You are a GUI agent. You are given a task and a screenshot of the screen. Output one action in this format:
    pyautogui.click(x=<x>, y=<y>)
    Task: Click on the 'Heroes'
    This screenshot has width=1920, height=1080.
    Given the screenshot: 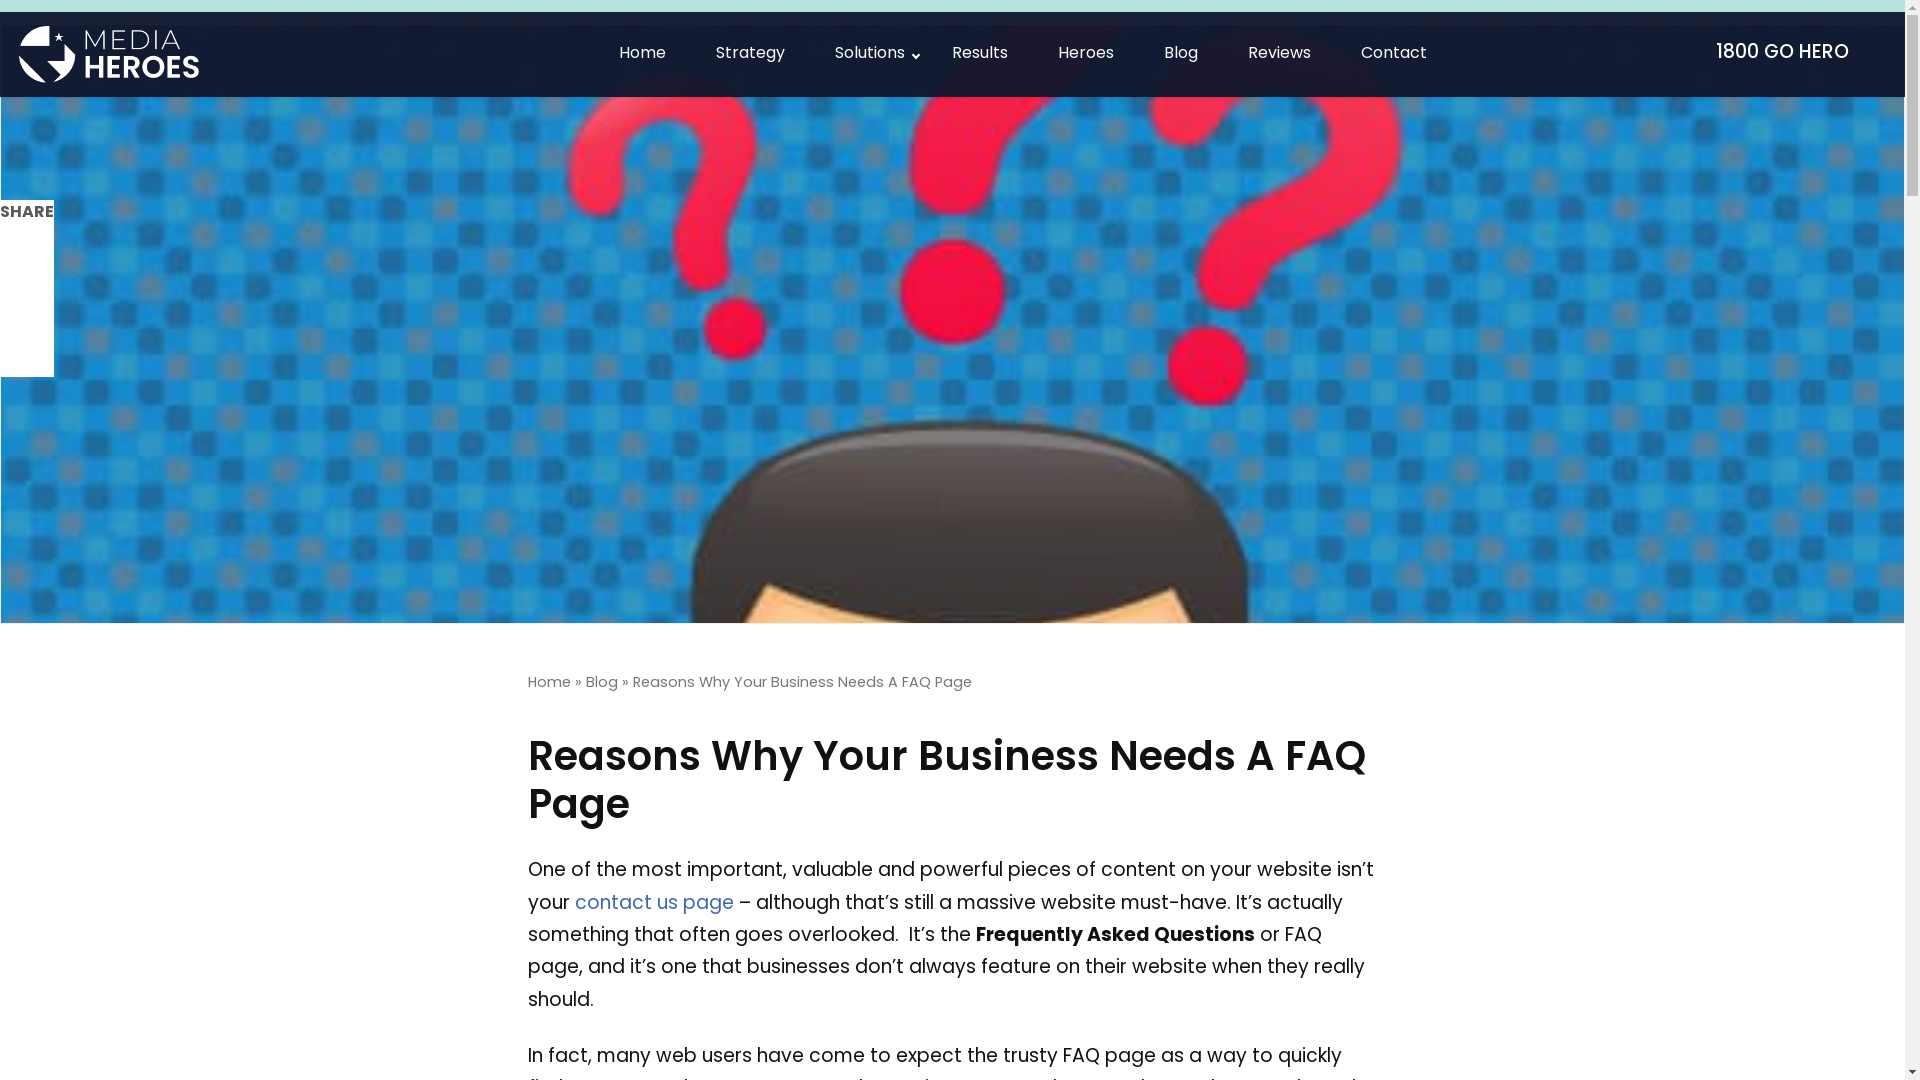 What is the action you would take?
    pyautogui.click(x=1084, y=53)
    